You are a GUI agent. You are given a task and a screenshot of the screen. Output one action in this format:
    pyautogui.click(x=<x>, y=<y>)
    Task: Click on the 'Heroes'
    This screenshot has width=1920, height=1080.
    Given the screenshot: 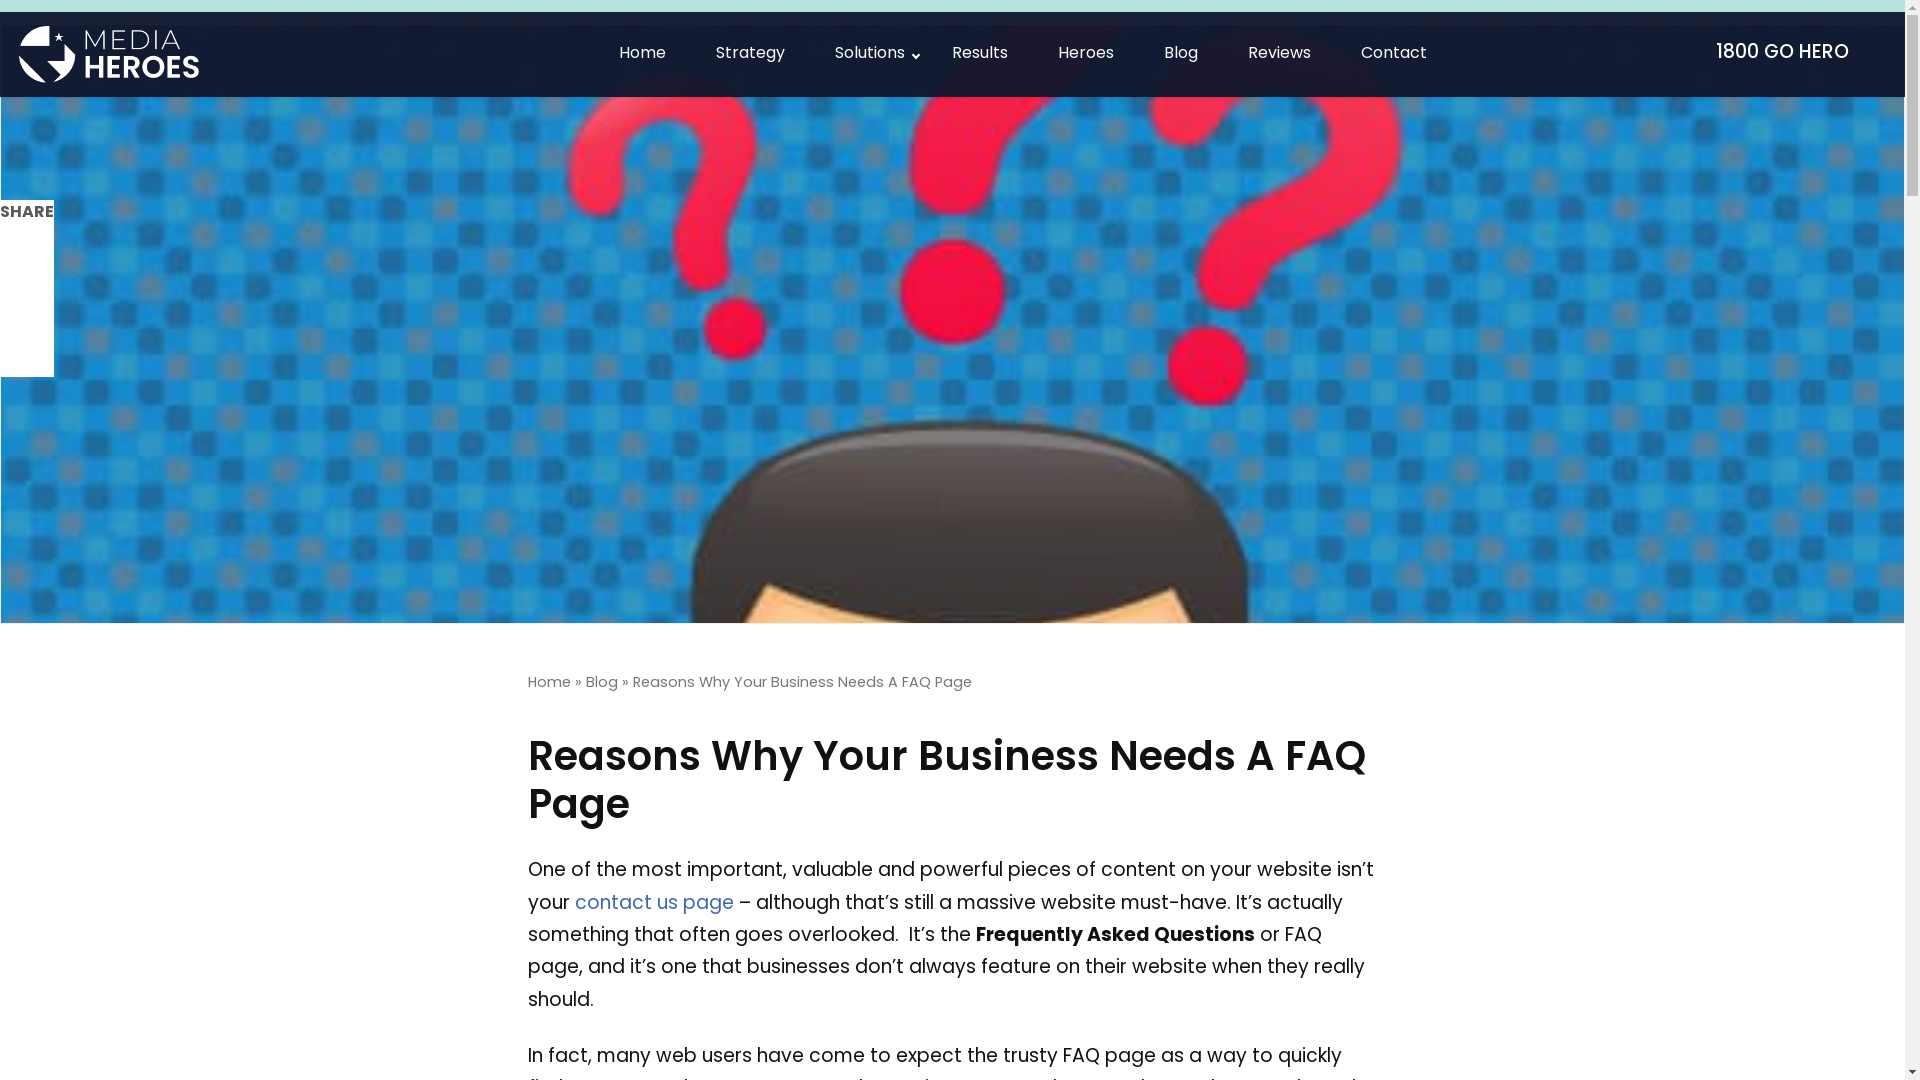 What is the action you would take?
    pyautogui.click(x=1084, y=53)
    